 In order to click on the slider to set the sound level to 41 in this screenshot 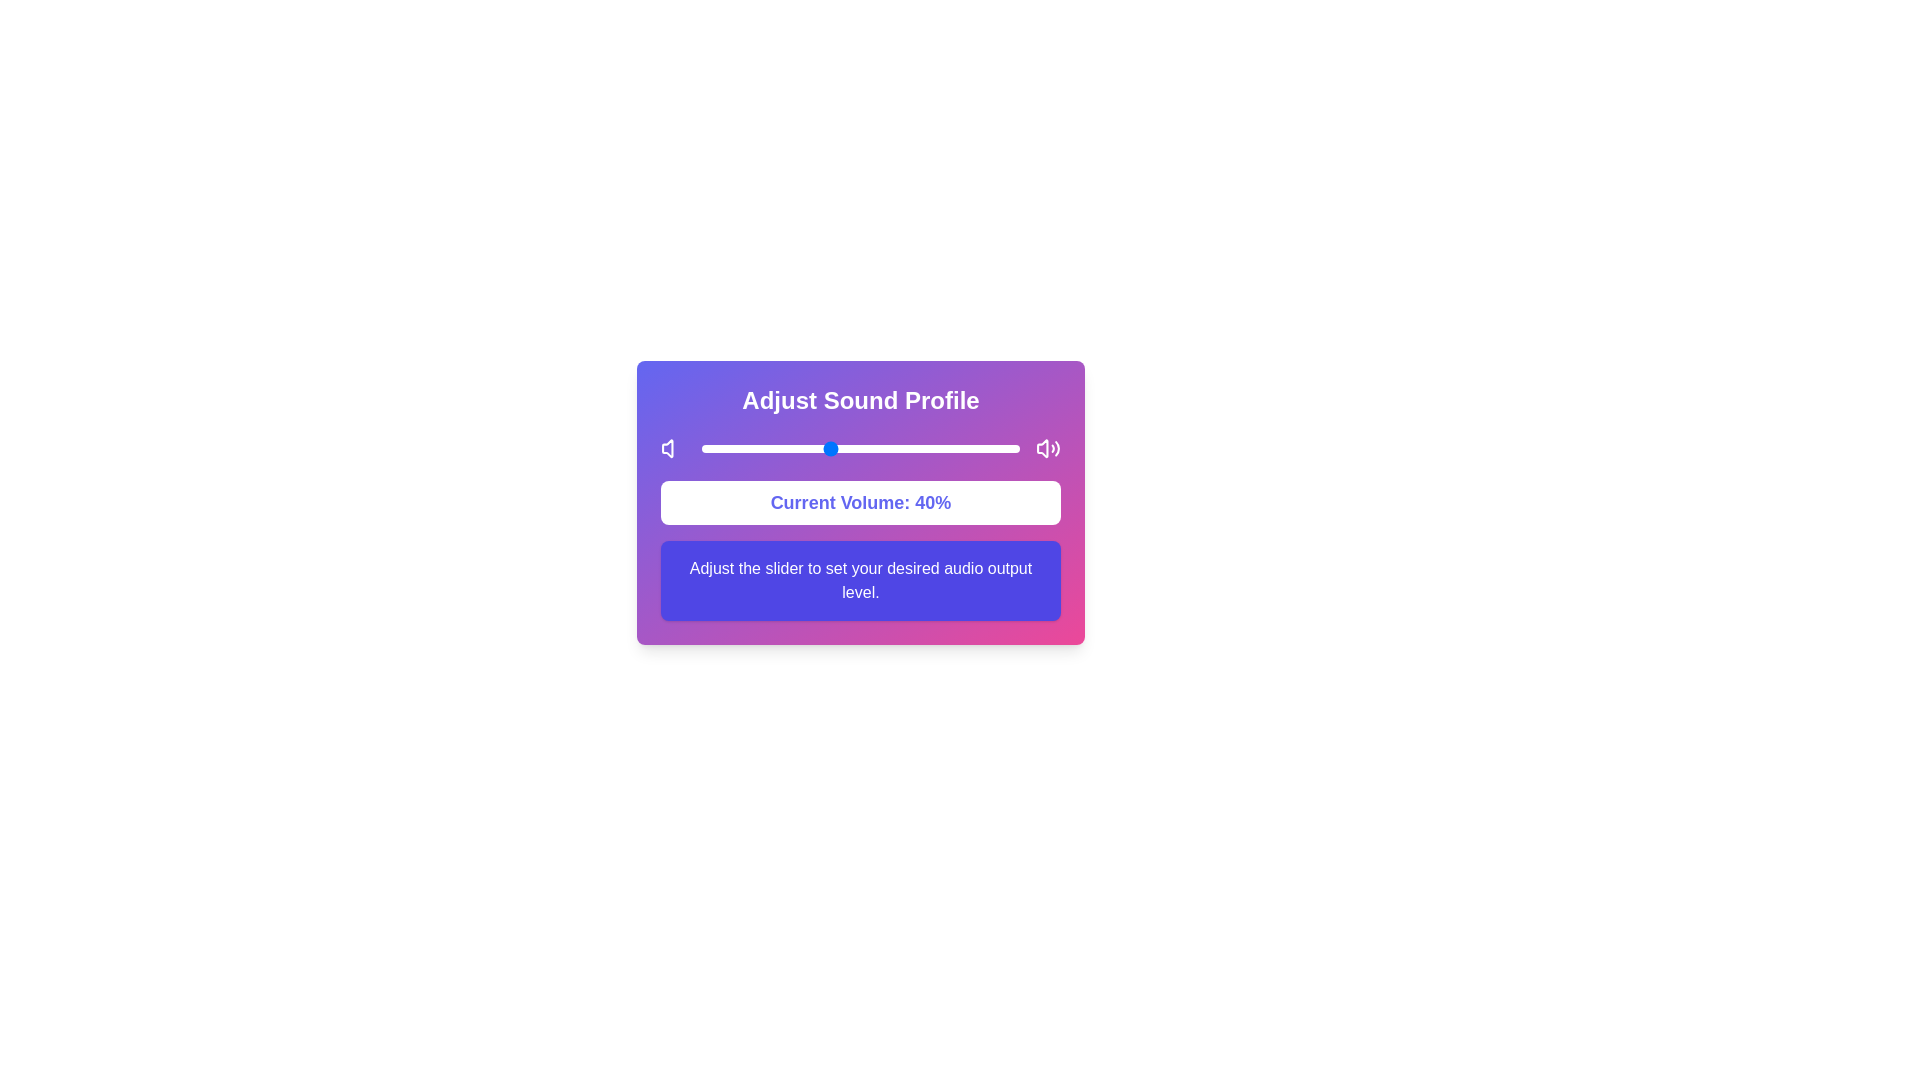, I will do `click(832, 447)`.